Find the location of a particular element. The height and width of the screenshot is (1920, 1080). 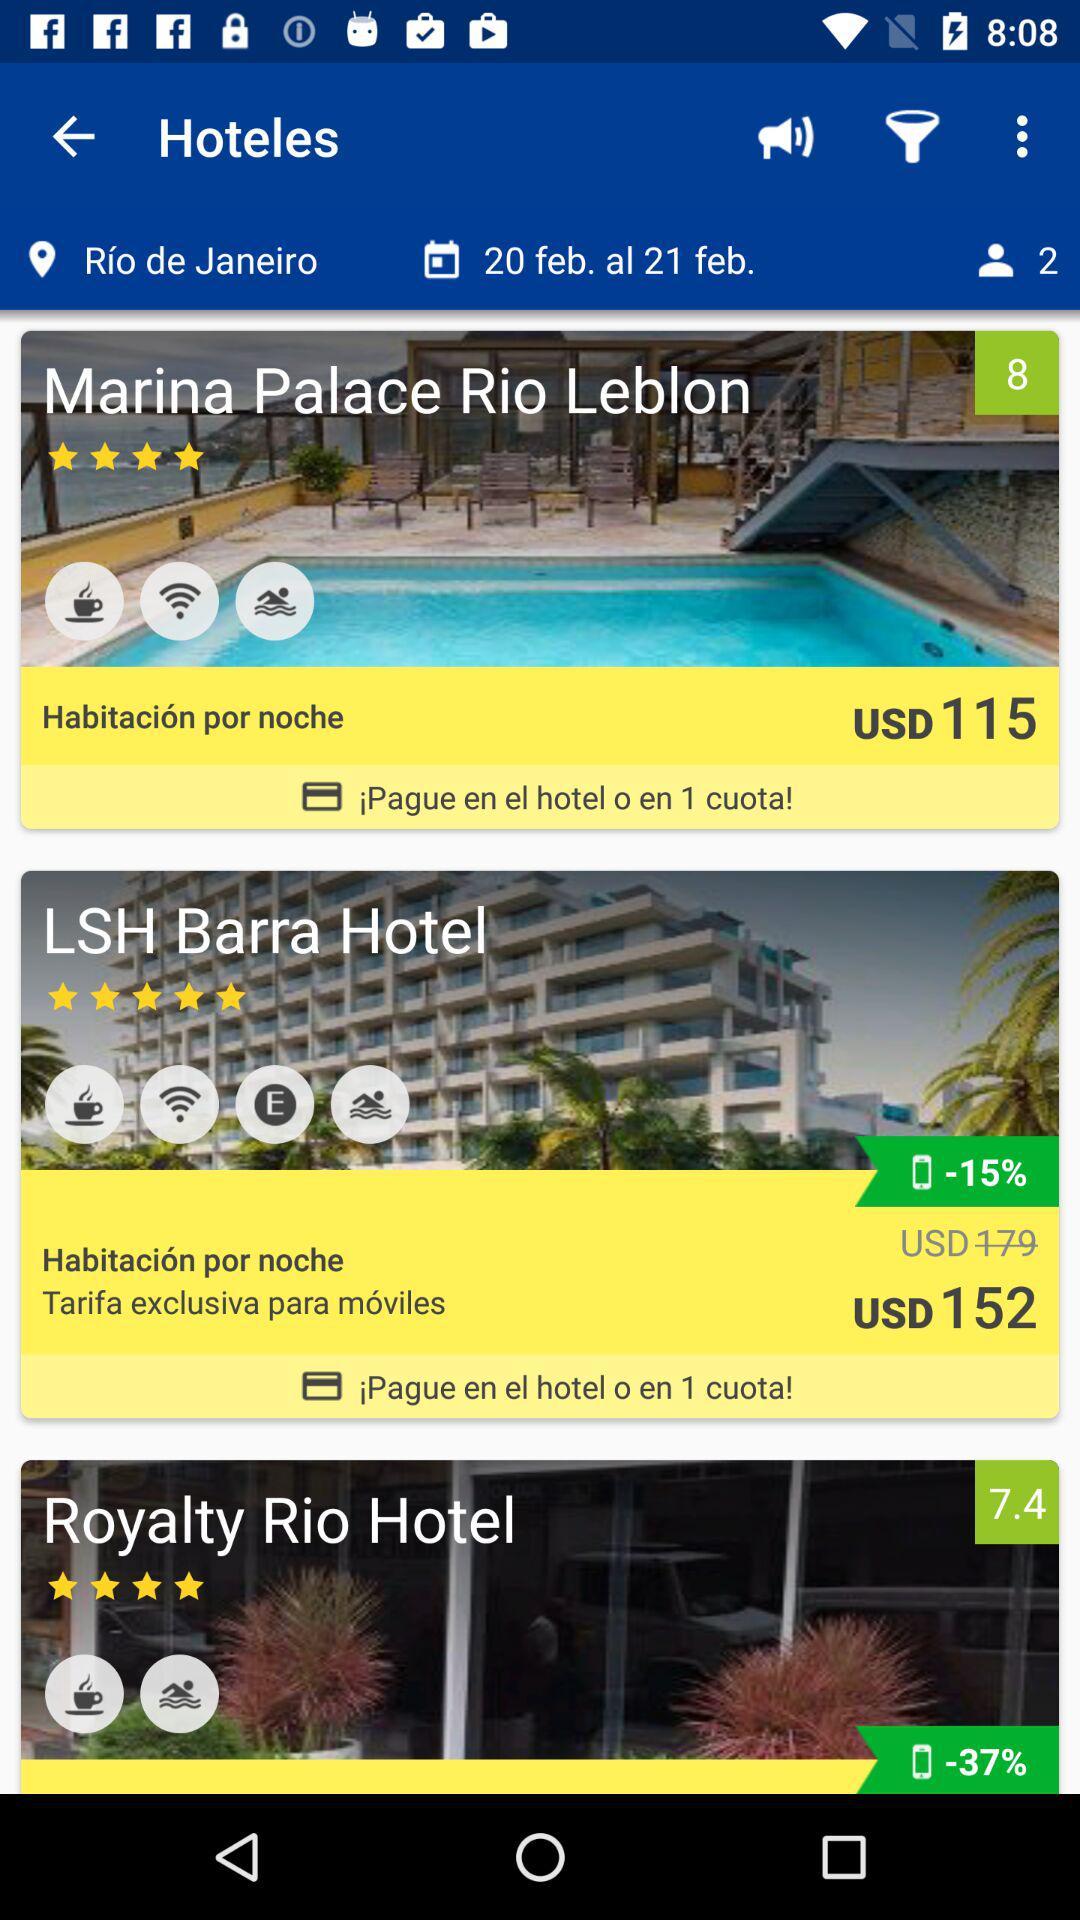

the 179 icon is located at coordinates (1006, 1241).